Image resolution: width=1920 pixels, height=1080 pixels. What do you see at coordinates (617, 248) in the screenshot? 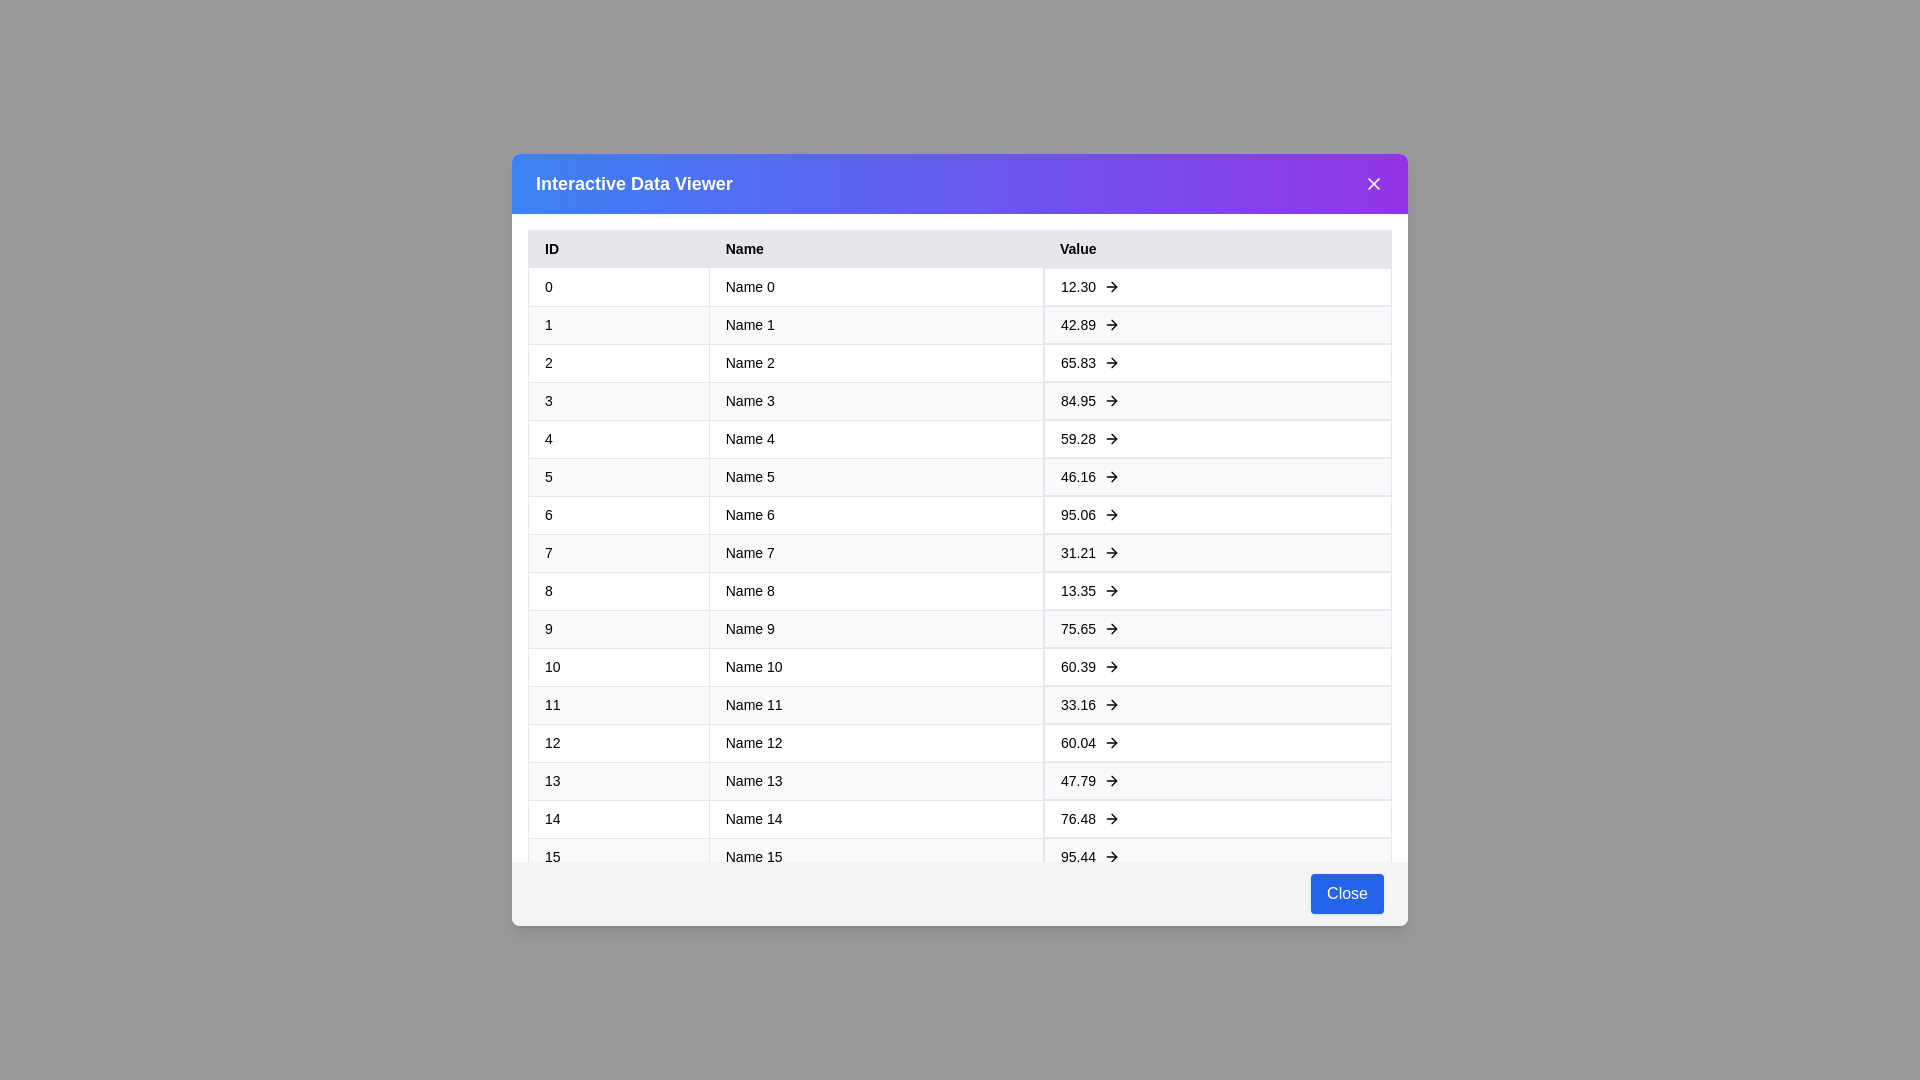
I see `the column header ID to sort the table by that column` at bounding box center [617, 248].